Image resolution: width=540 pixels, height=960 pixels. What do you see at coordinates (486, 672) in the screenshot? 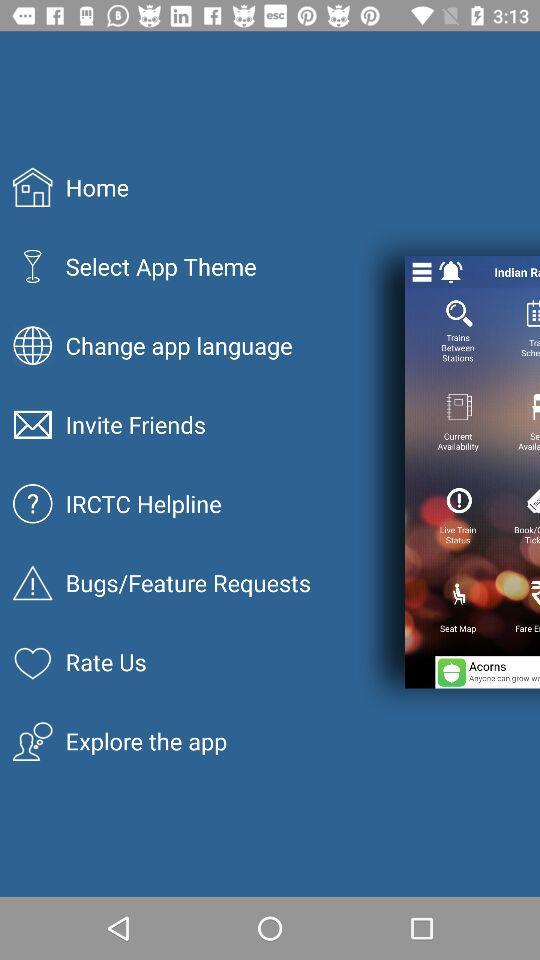
I see `the icon to the right of rate us icon` at bounding box center [486, 672].